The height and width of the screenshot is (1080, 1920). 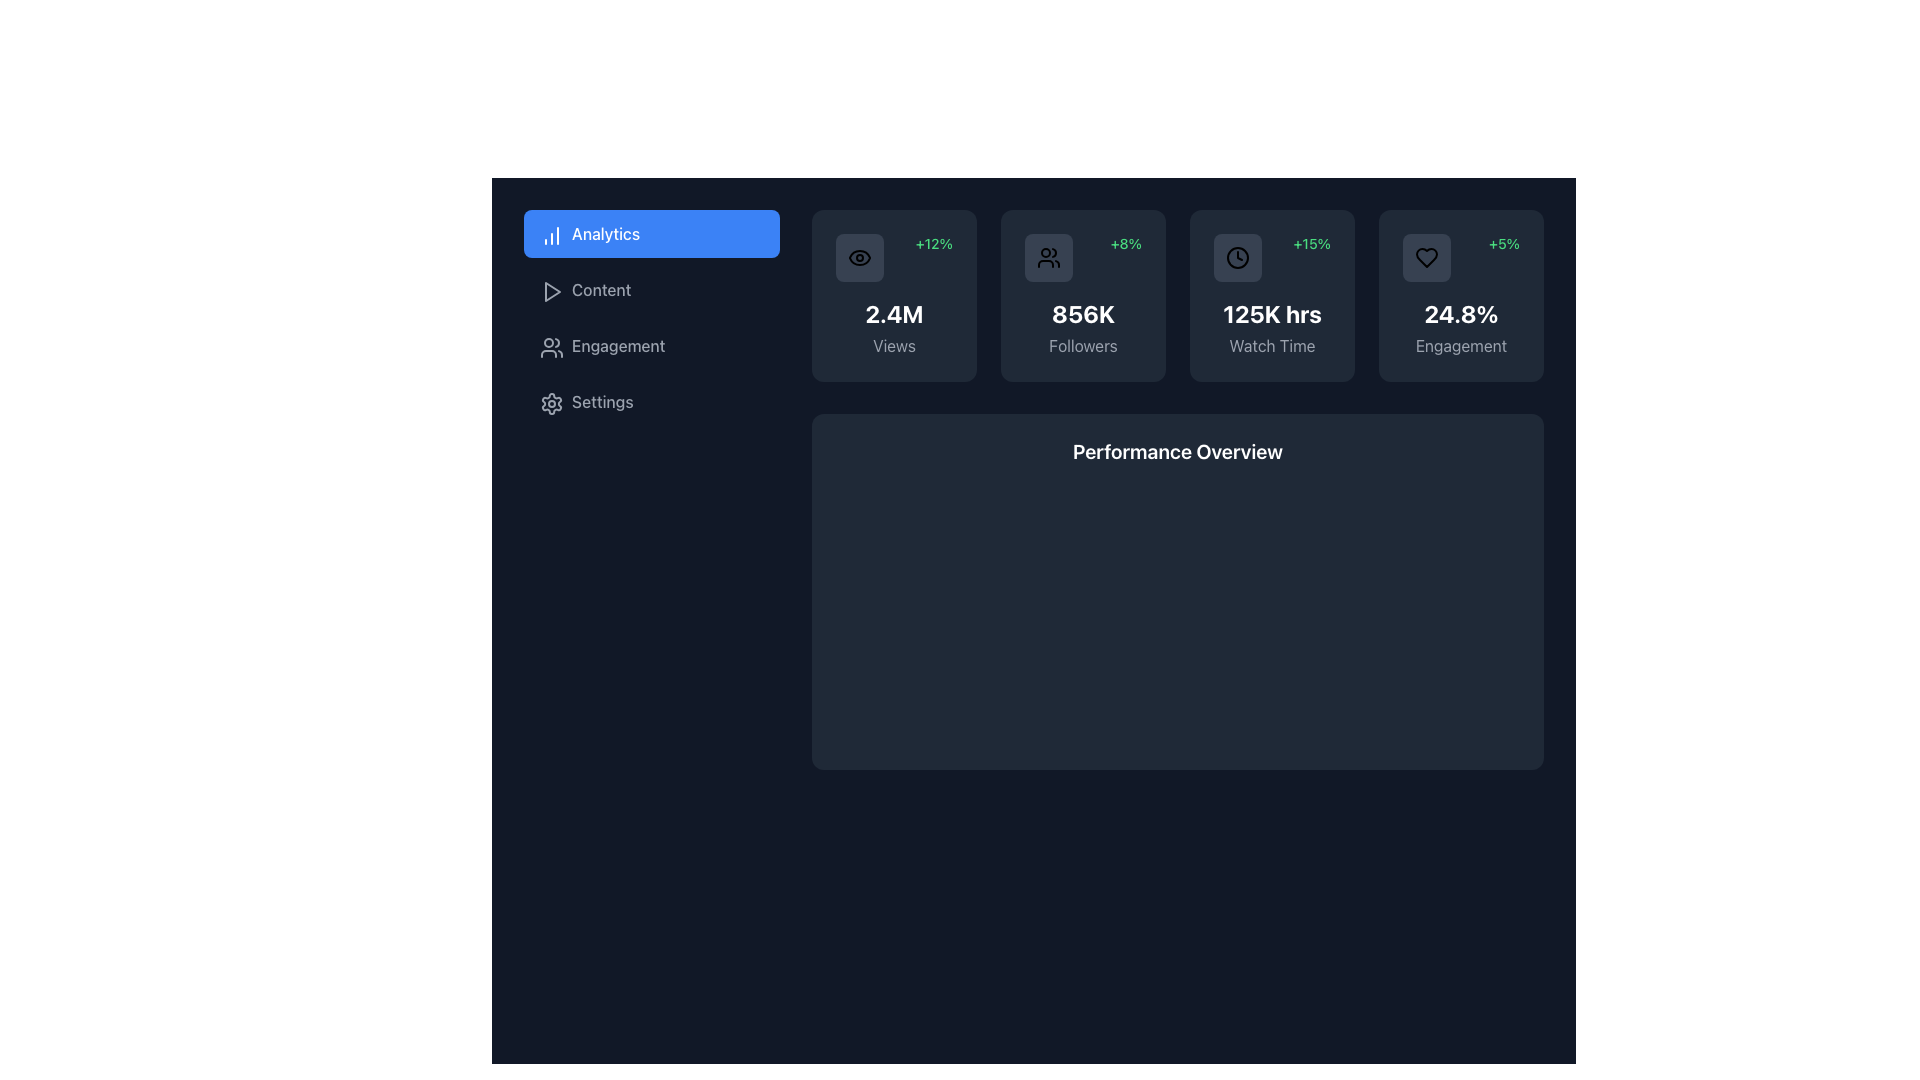 What do you see at coordinates (552, 292) in the screenshot?
I see `the triangular play icon located in the navigation menu under the 'Analytics' section and above 'Engagement'` at bounding box center [552, 292].